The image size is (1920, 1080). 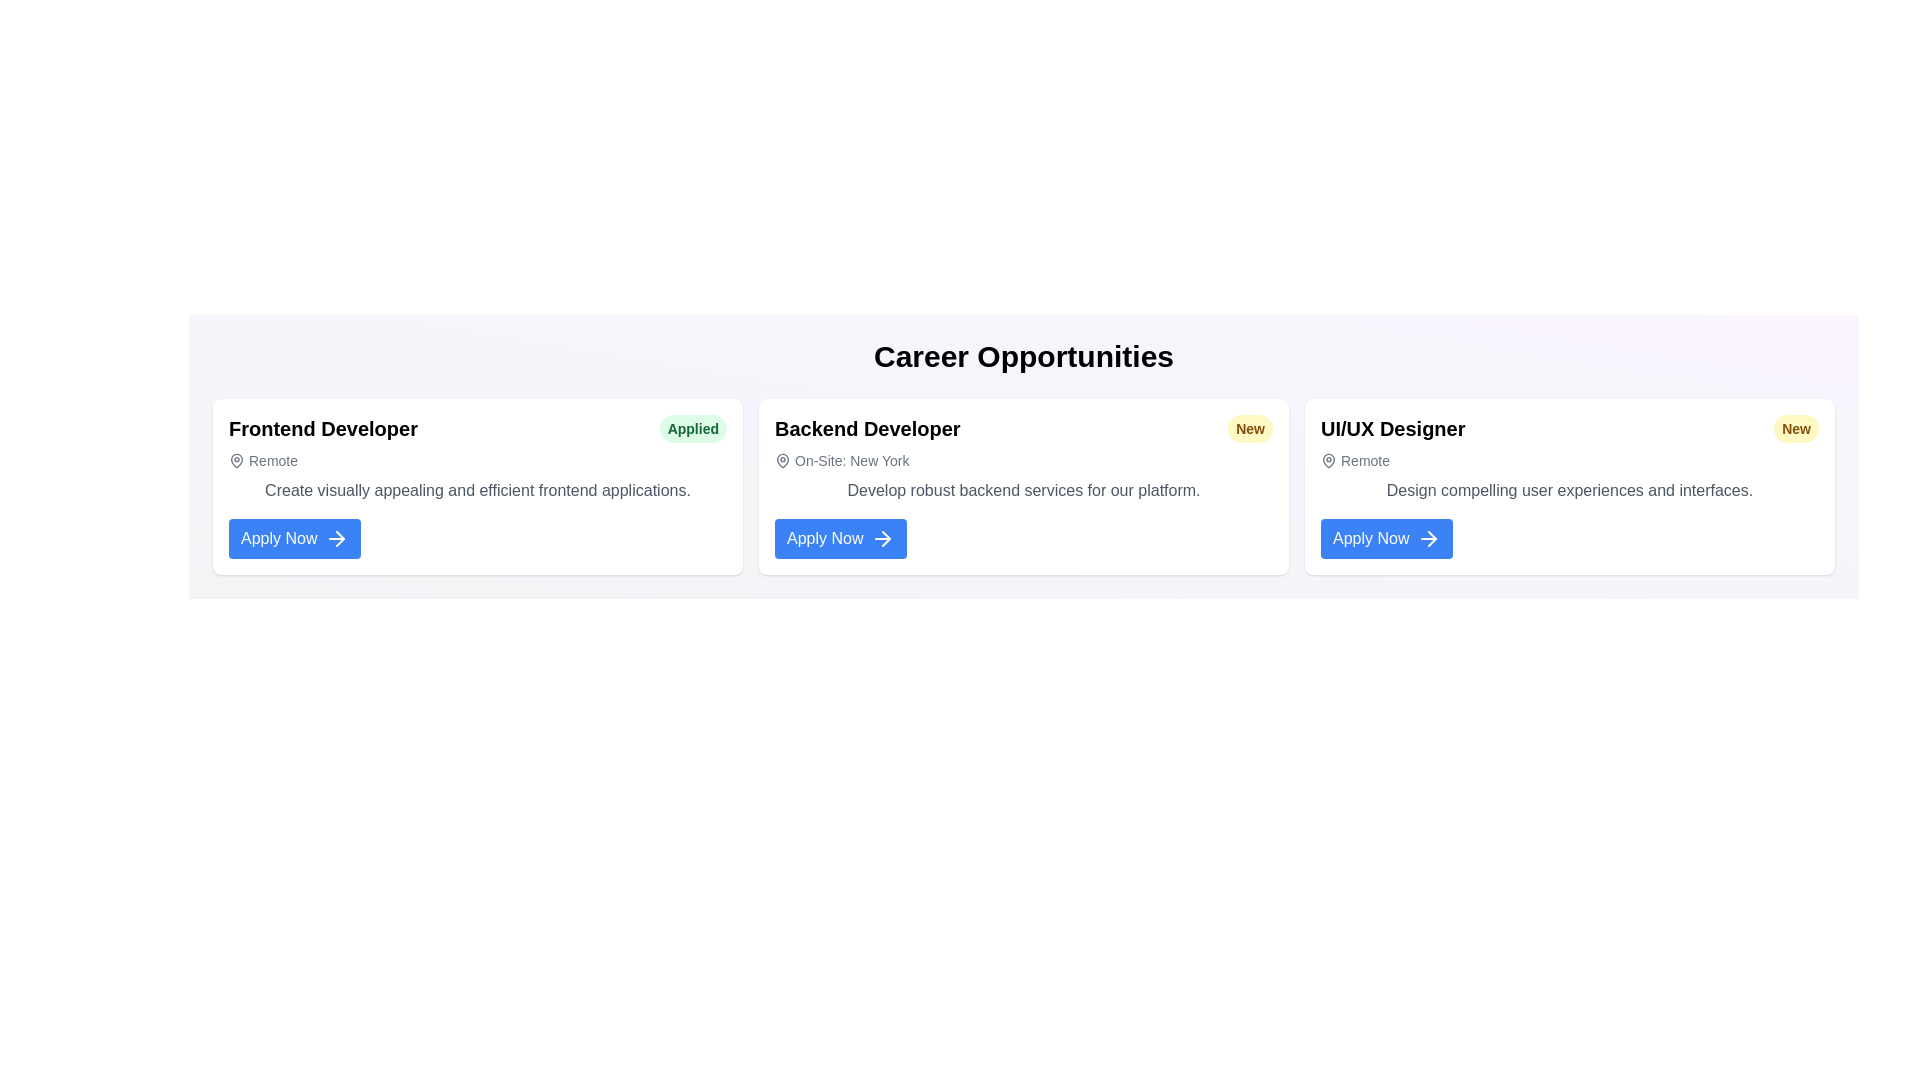 What do you see at coordinates (236, 459) in the screenshot?
I see `the remote job indicator icon located to the left of the 'Remote' label in the 'Frontend Developer' job card` at bounding box center [236, 459].